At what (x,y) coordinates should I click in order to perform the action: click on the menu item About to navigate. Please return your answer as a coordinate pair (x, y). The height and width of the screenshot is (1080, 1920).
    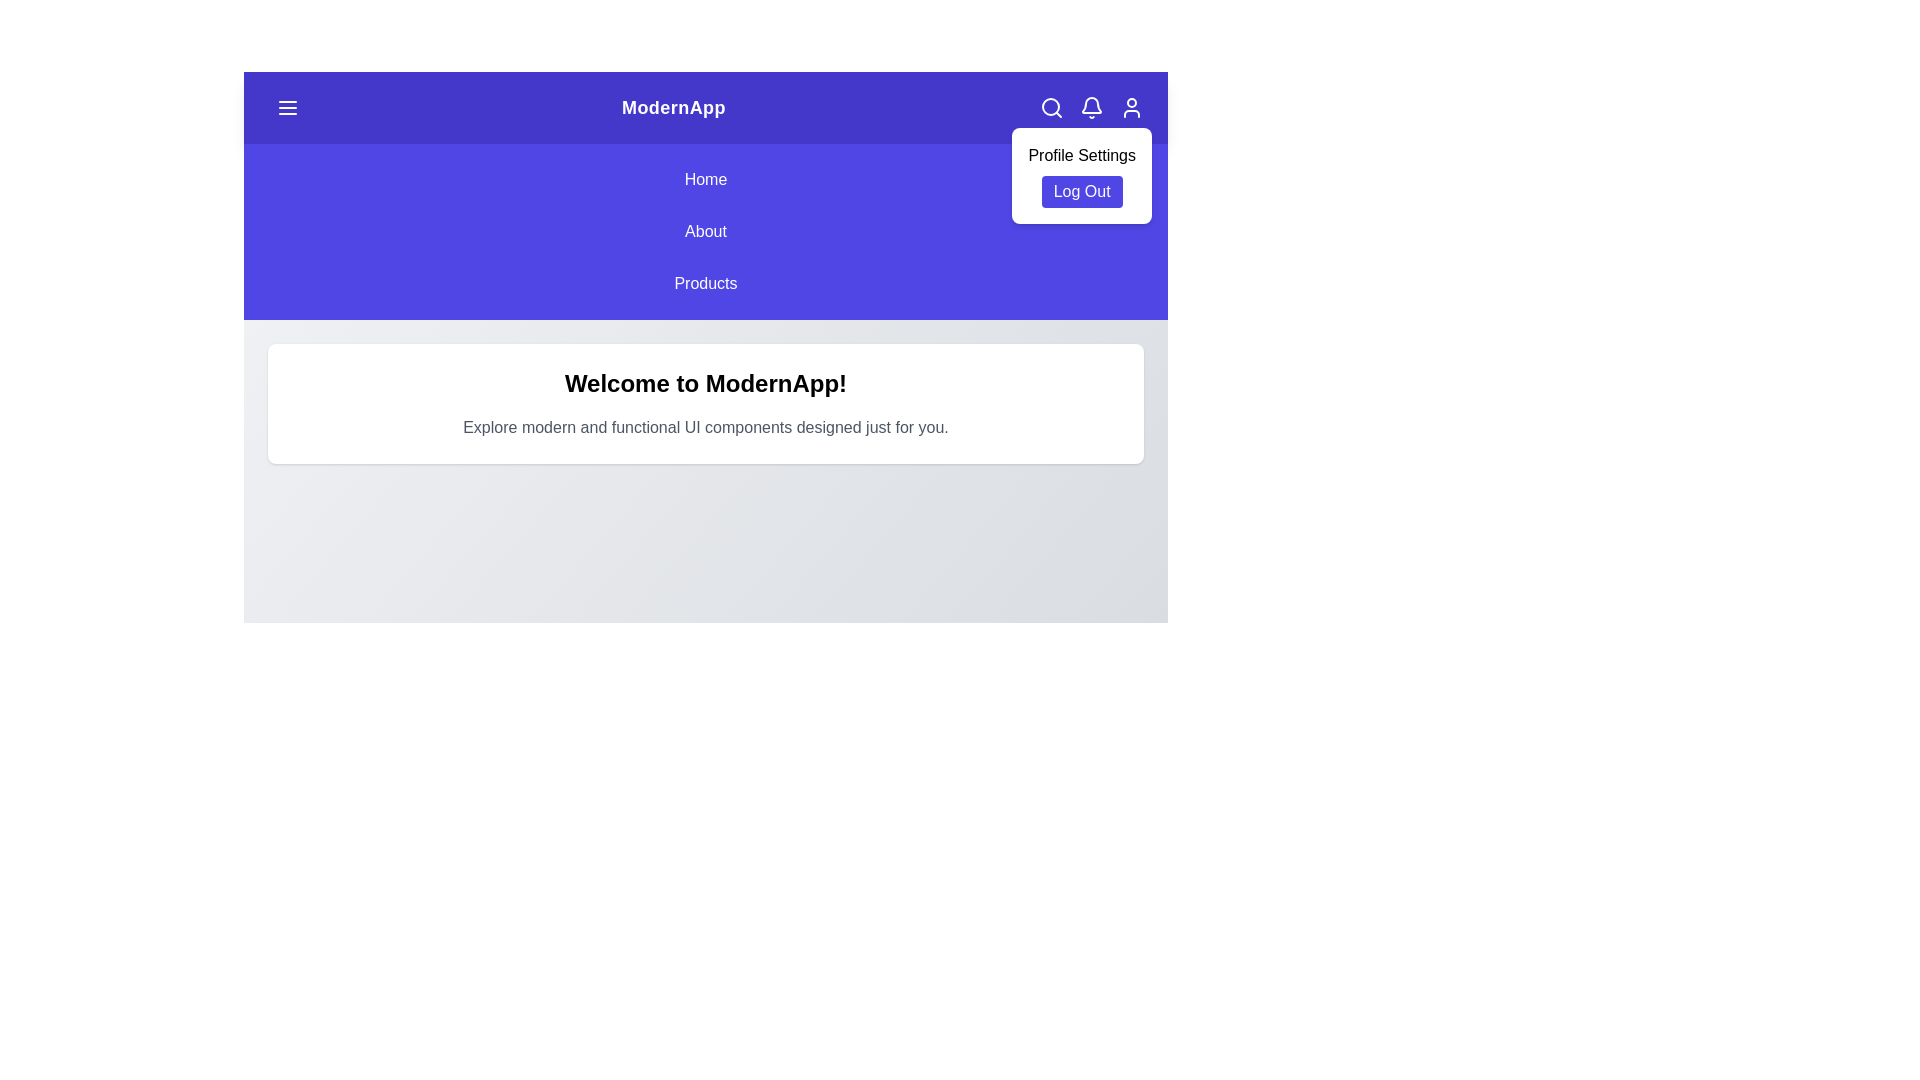
    Looking at the image, I should click on (705, 230).